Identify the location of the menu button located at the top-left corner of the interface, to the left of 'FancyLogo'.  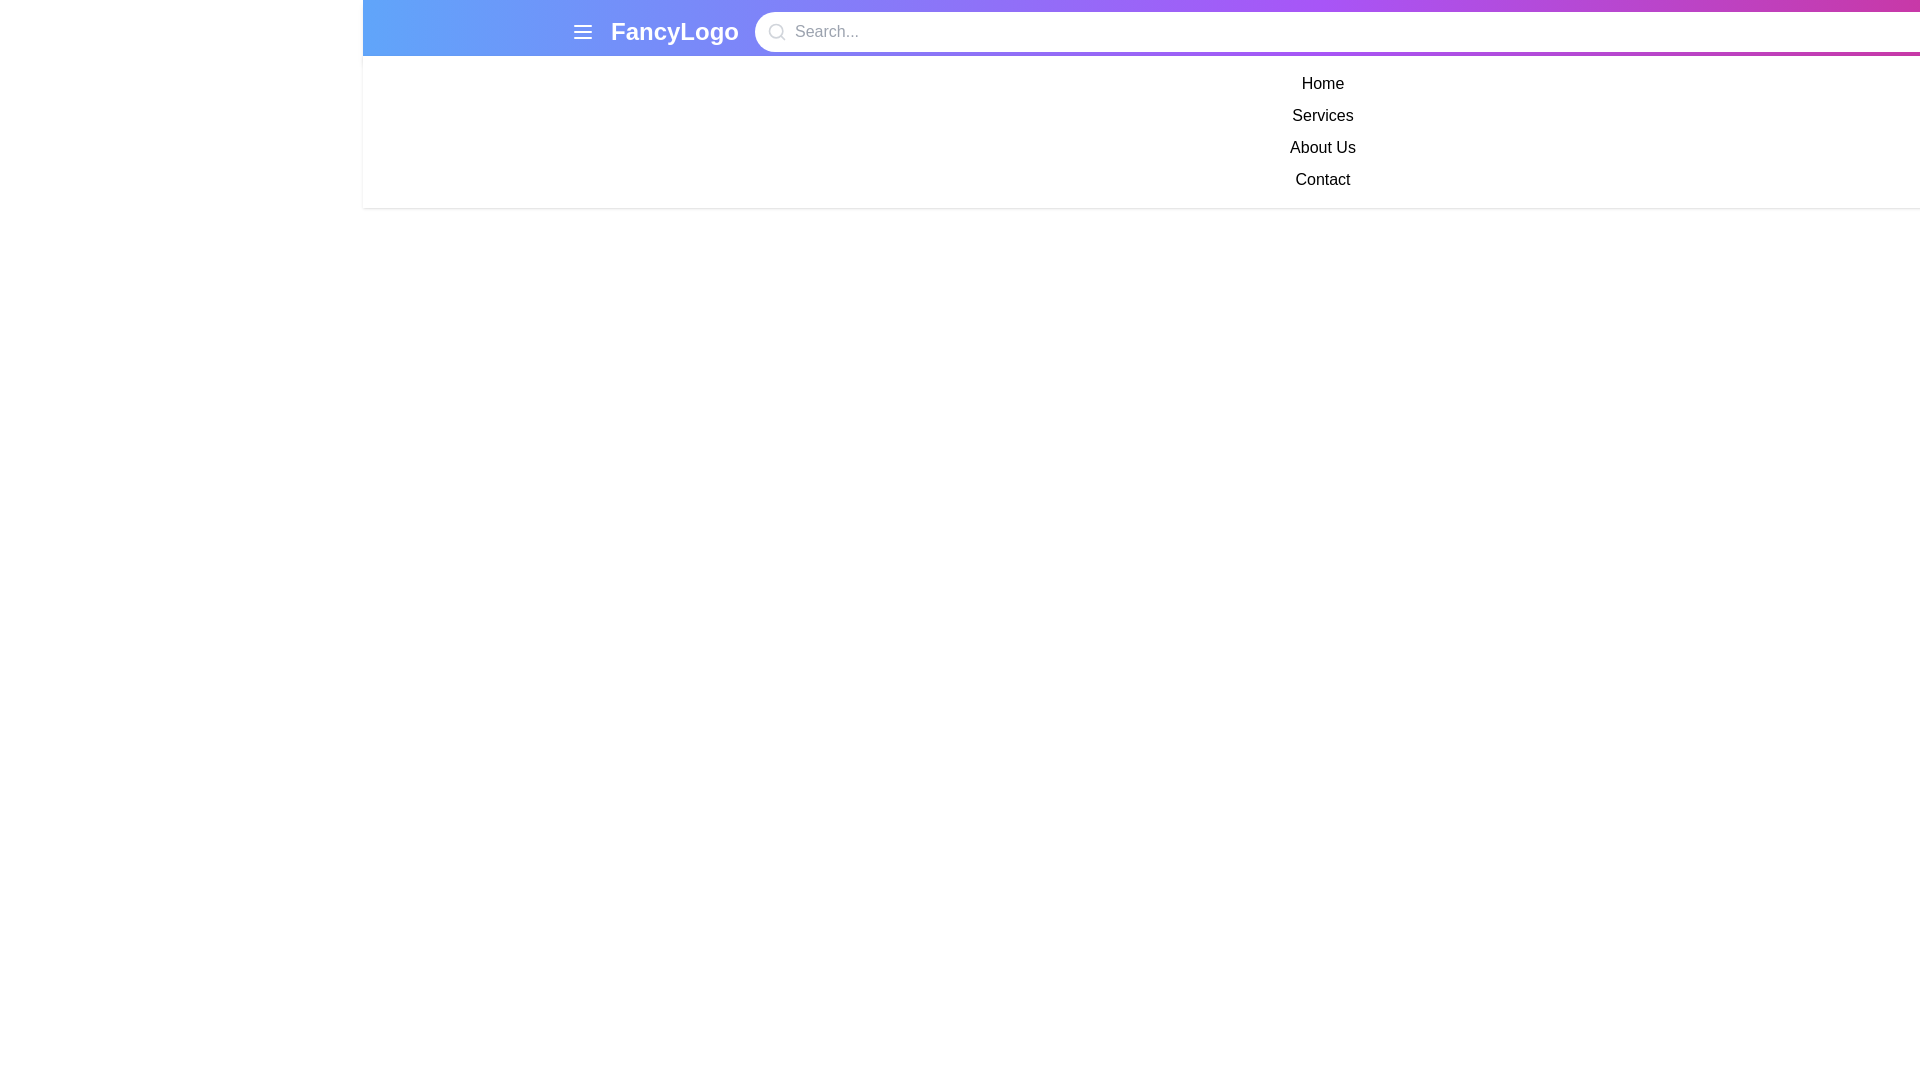
(581, 31).